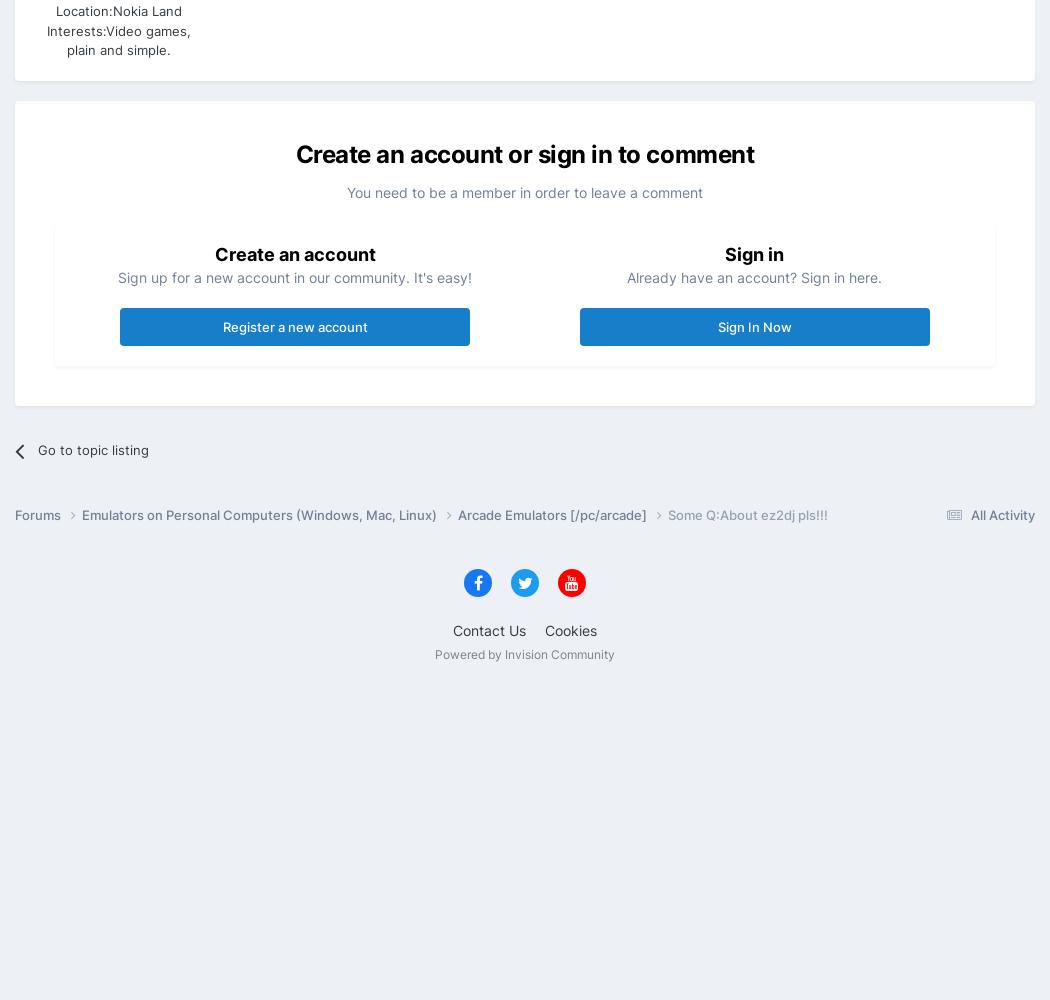 This screenshot has width=1050, height=1000. I want to click on 'You need to be a member in order to leave a comment', so click(525, 190).